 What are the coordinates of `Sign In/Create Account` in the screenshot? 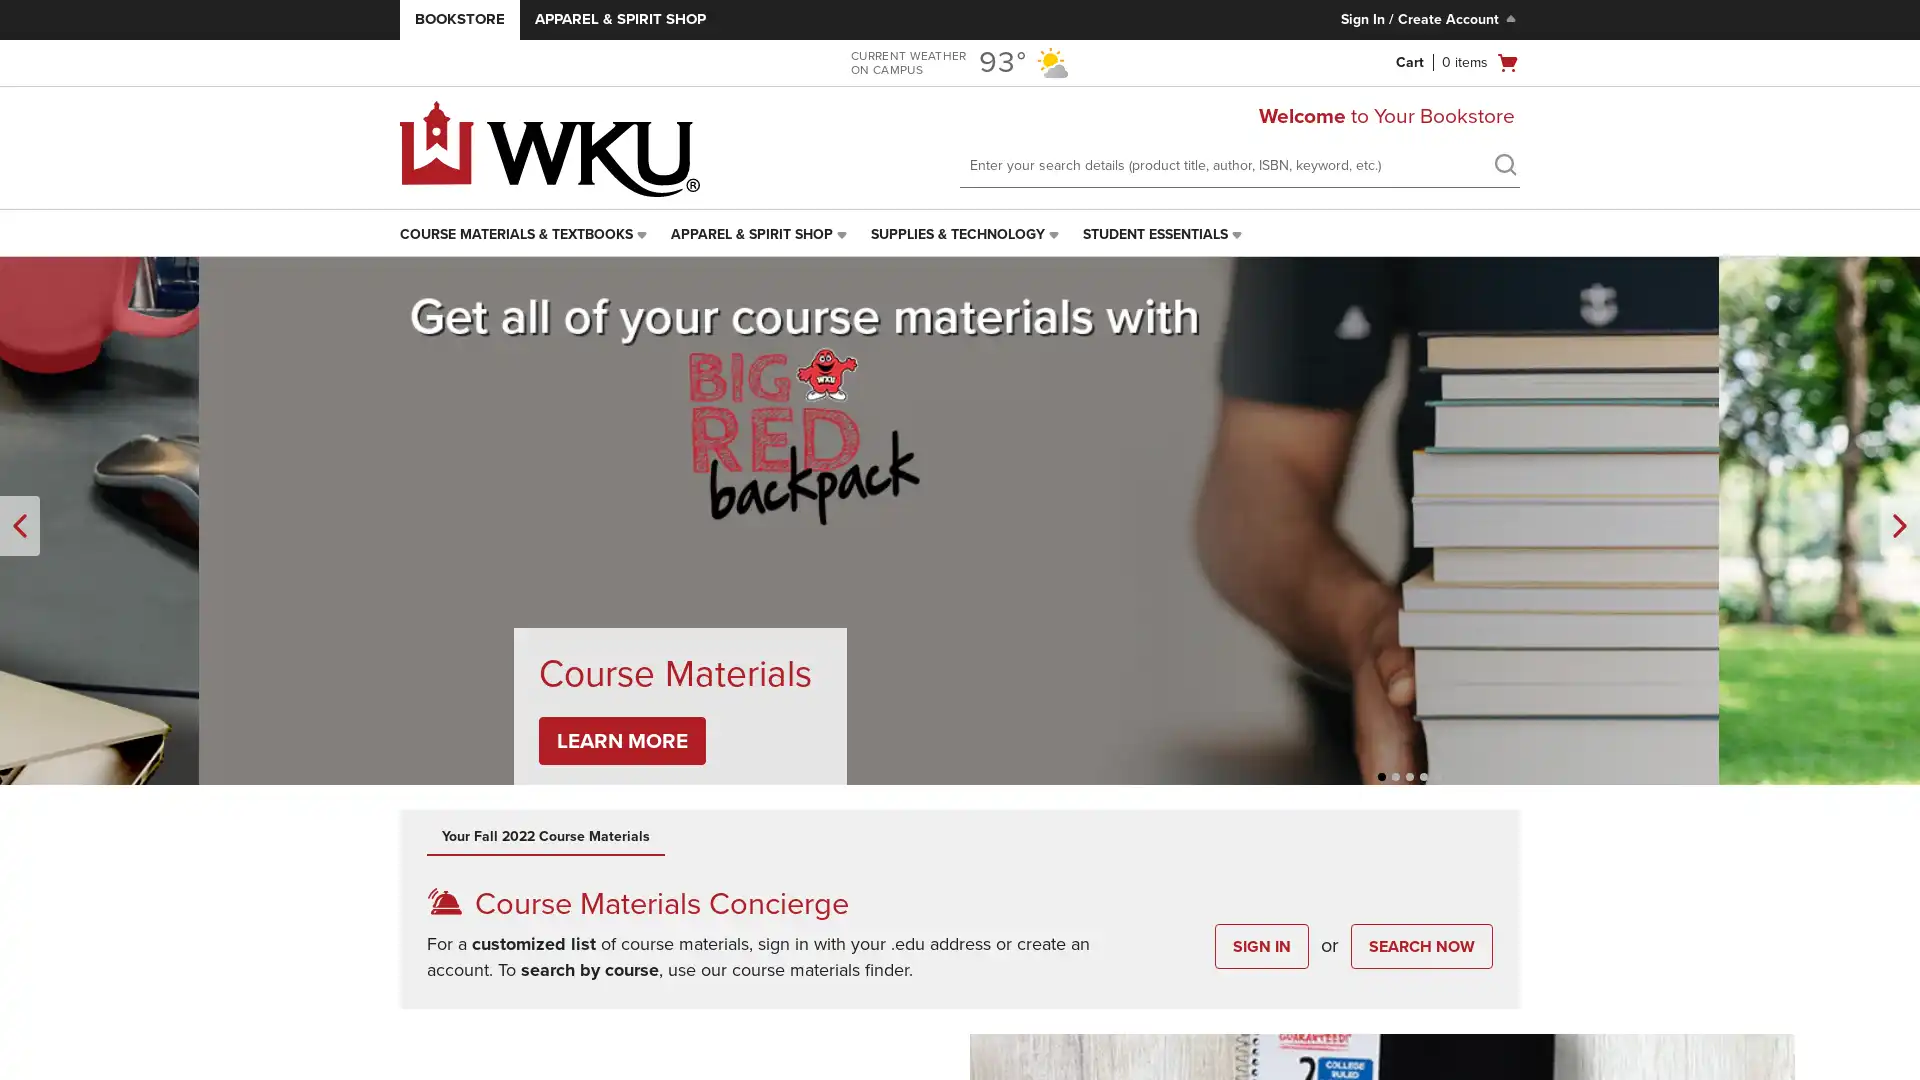 It's located at (1429, 19).